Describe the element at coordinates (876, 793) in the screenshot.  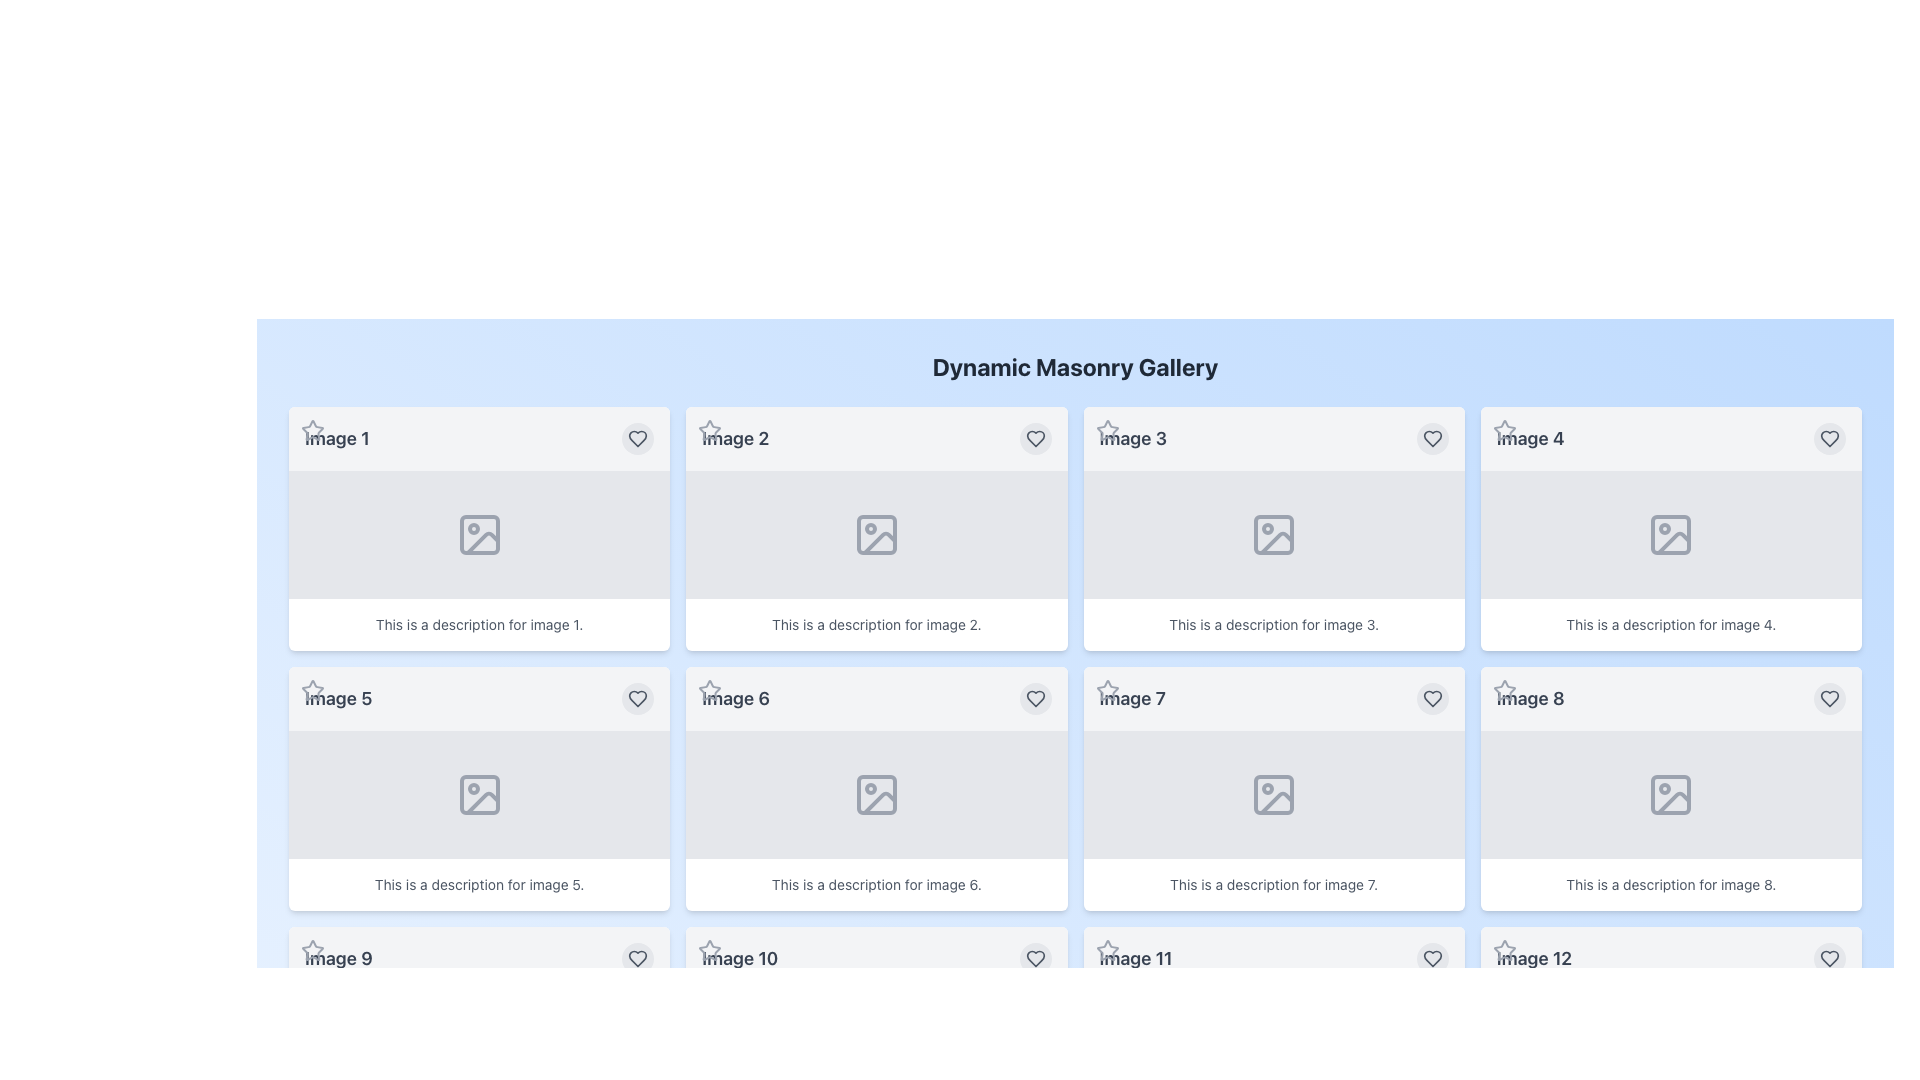
I see `SVG shape (rounded rectangle) representing the image icon located in the upper section of the 'Image 6' card` at that location.